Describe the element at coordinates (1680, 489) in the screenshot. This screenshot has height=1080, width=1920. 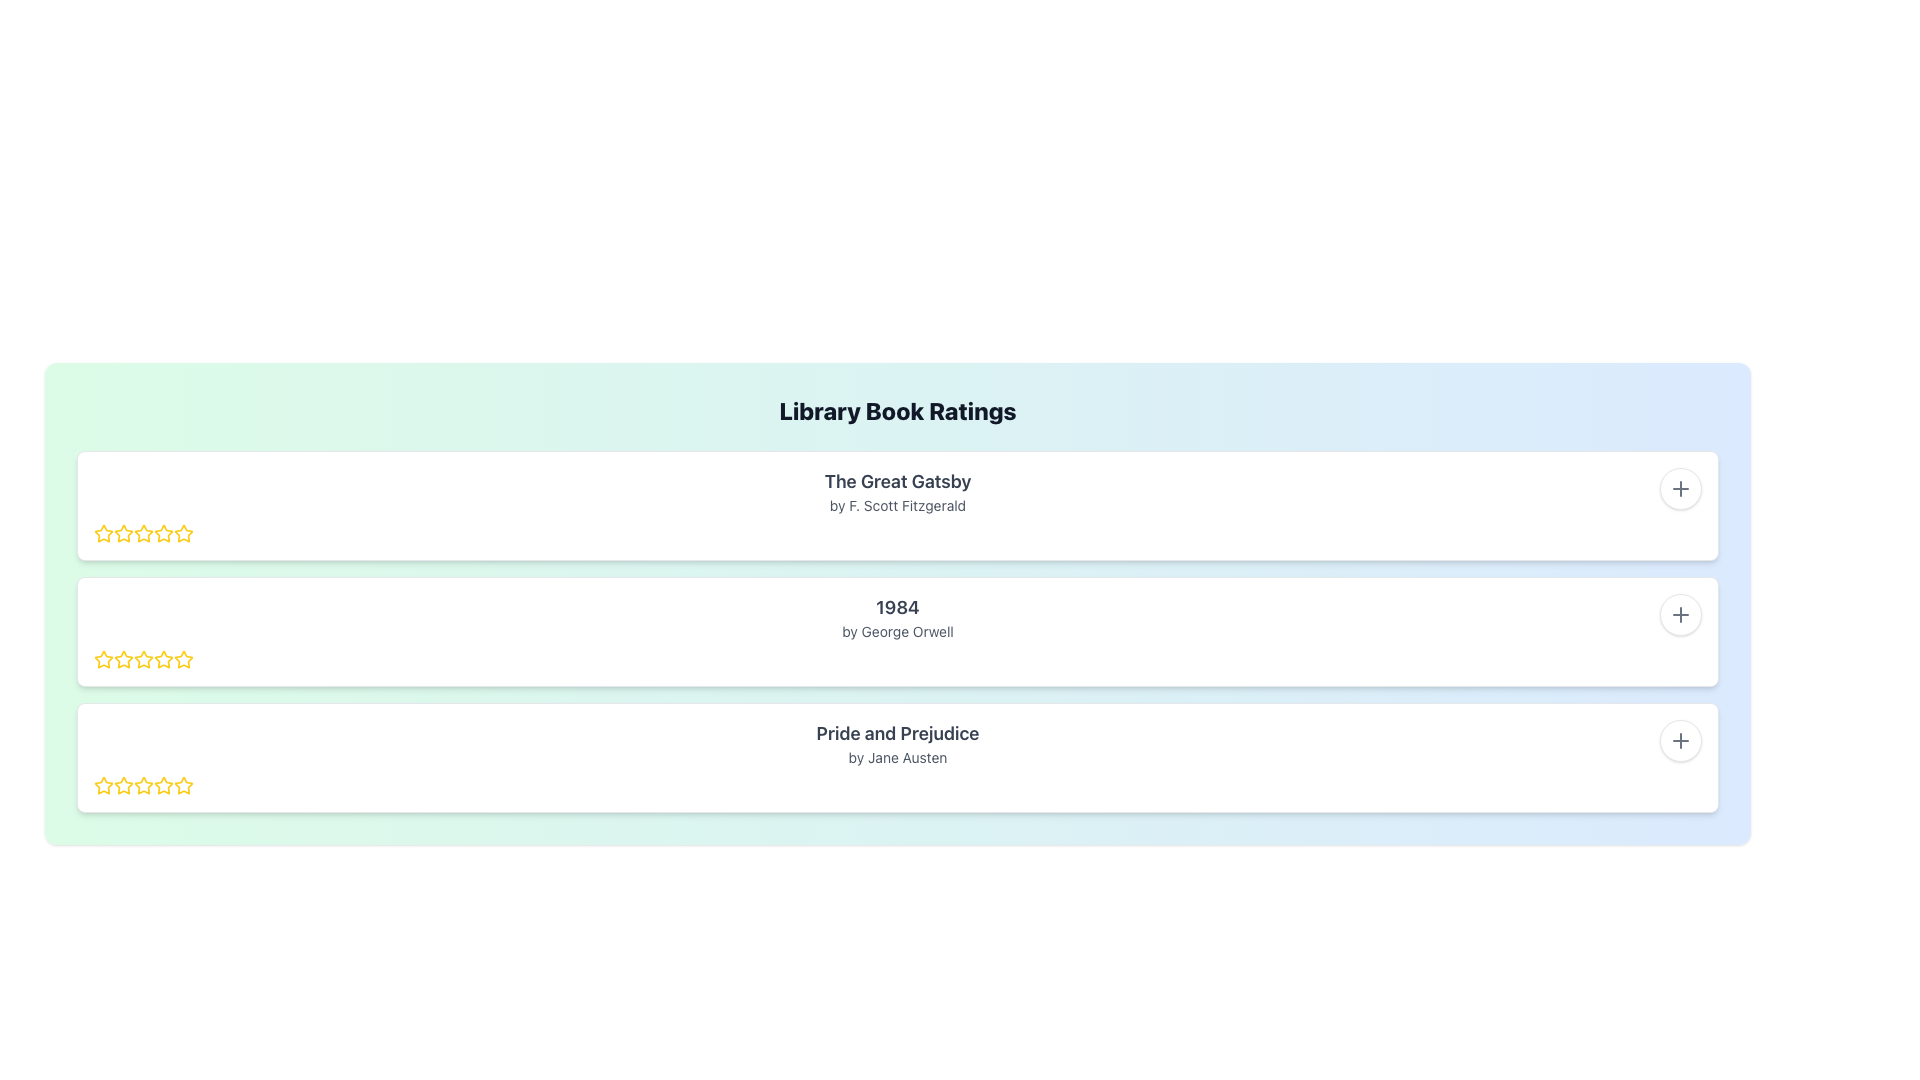
I see `the small circular button with a gray plus icon that turns blue on hover, located` at that location.